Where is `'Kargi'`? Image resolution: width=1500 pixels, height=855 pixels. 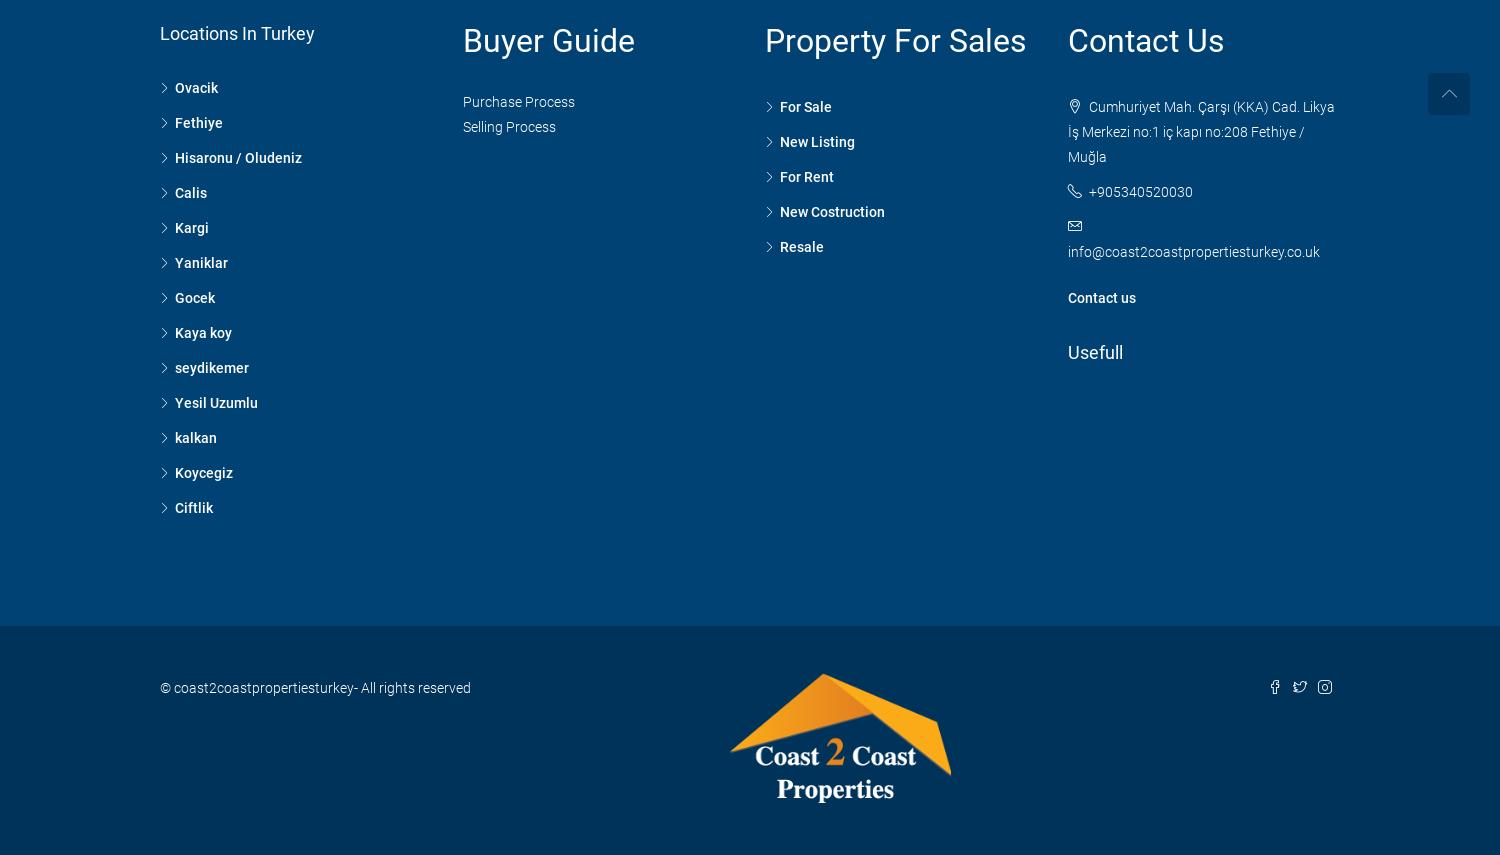 'Kargi' is located at coordinates (191, 228).